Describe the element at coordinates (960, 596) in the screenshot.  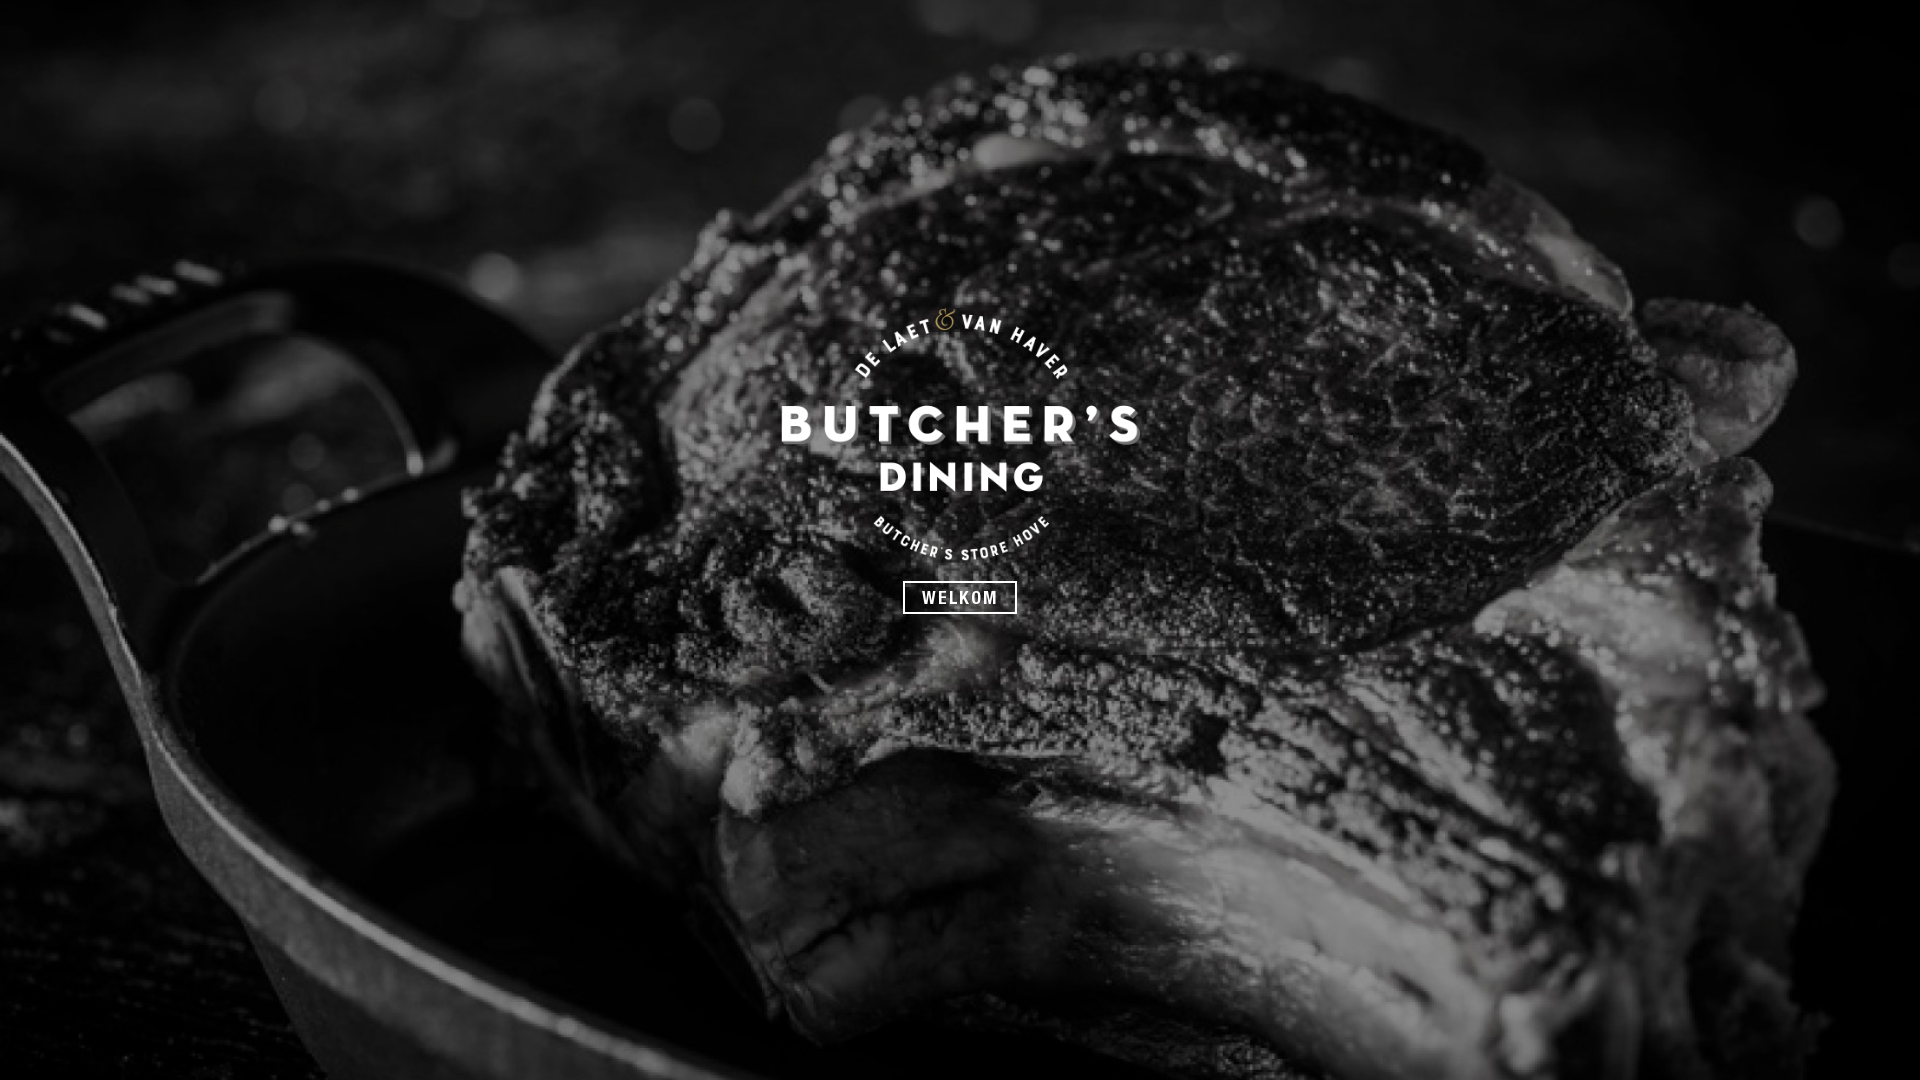
I see `'WELKOM'` at that location.